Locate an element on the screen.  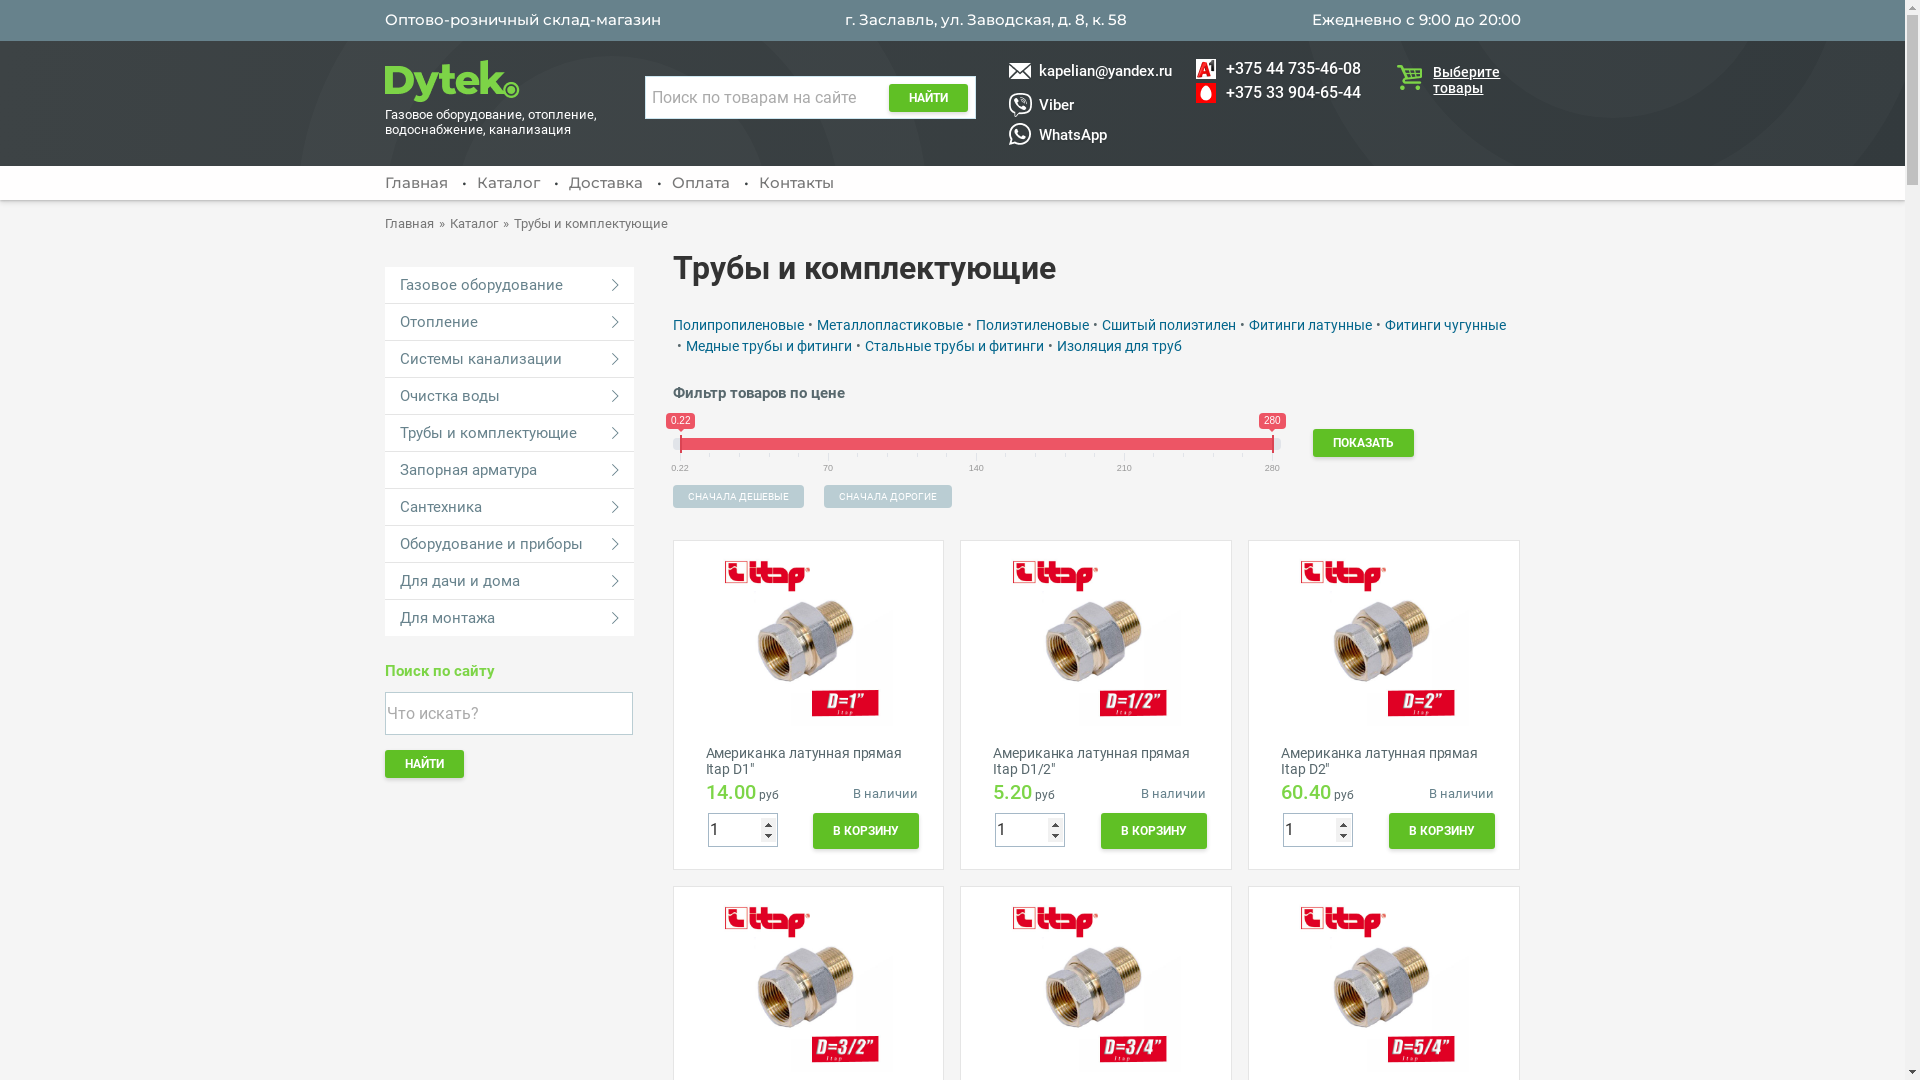
'WhatsApp' is located at coordinates (1089, 135).